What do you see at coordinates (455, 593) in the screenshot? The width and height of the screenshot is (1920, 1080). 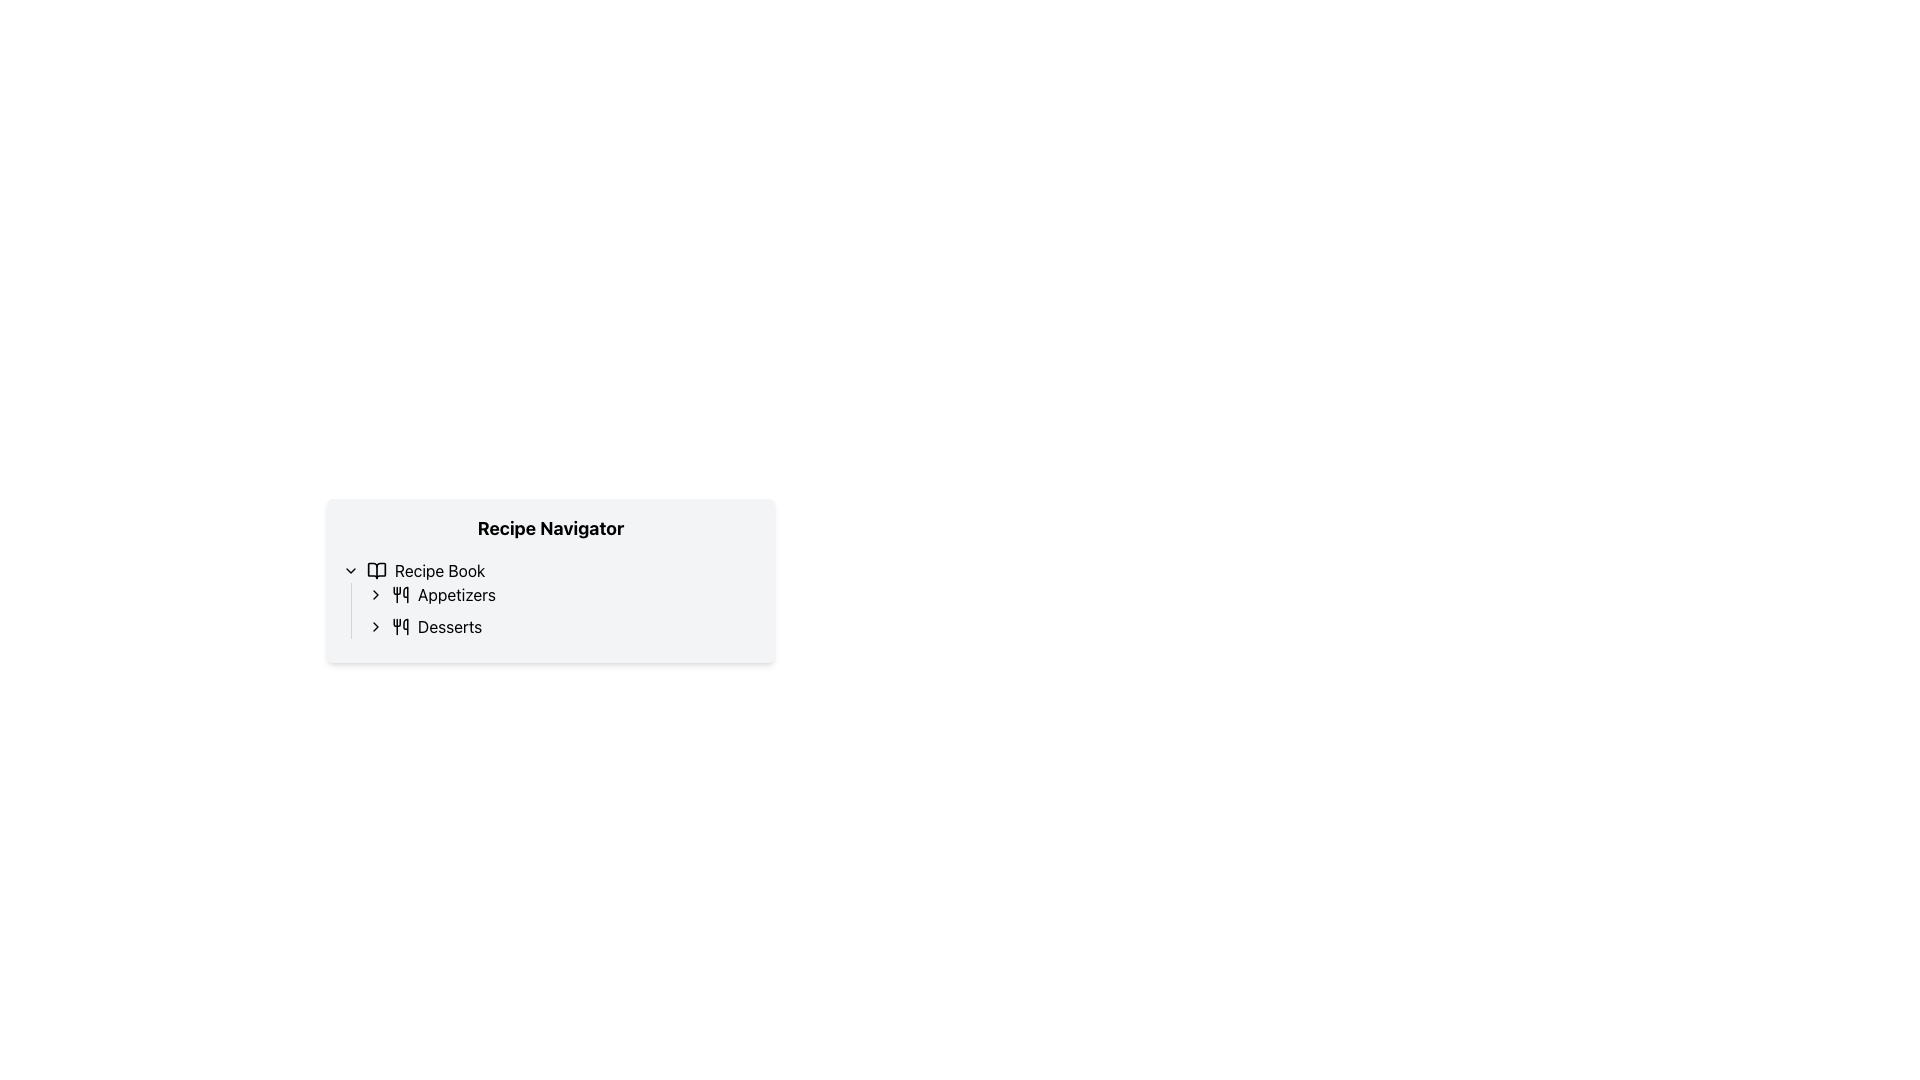 I see `the static text label 'Appetizers'` at bounding box center [455, 593].